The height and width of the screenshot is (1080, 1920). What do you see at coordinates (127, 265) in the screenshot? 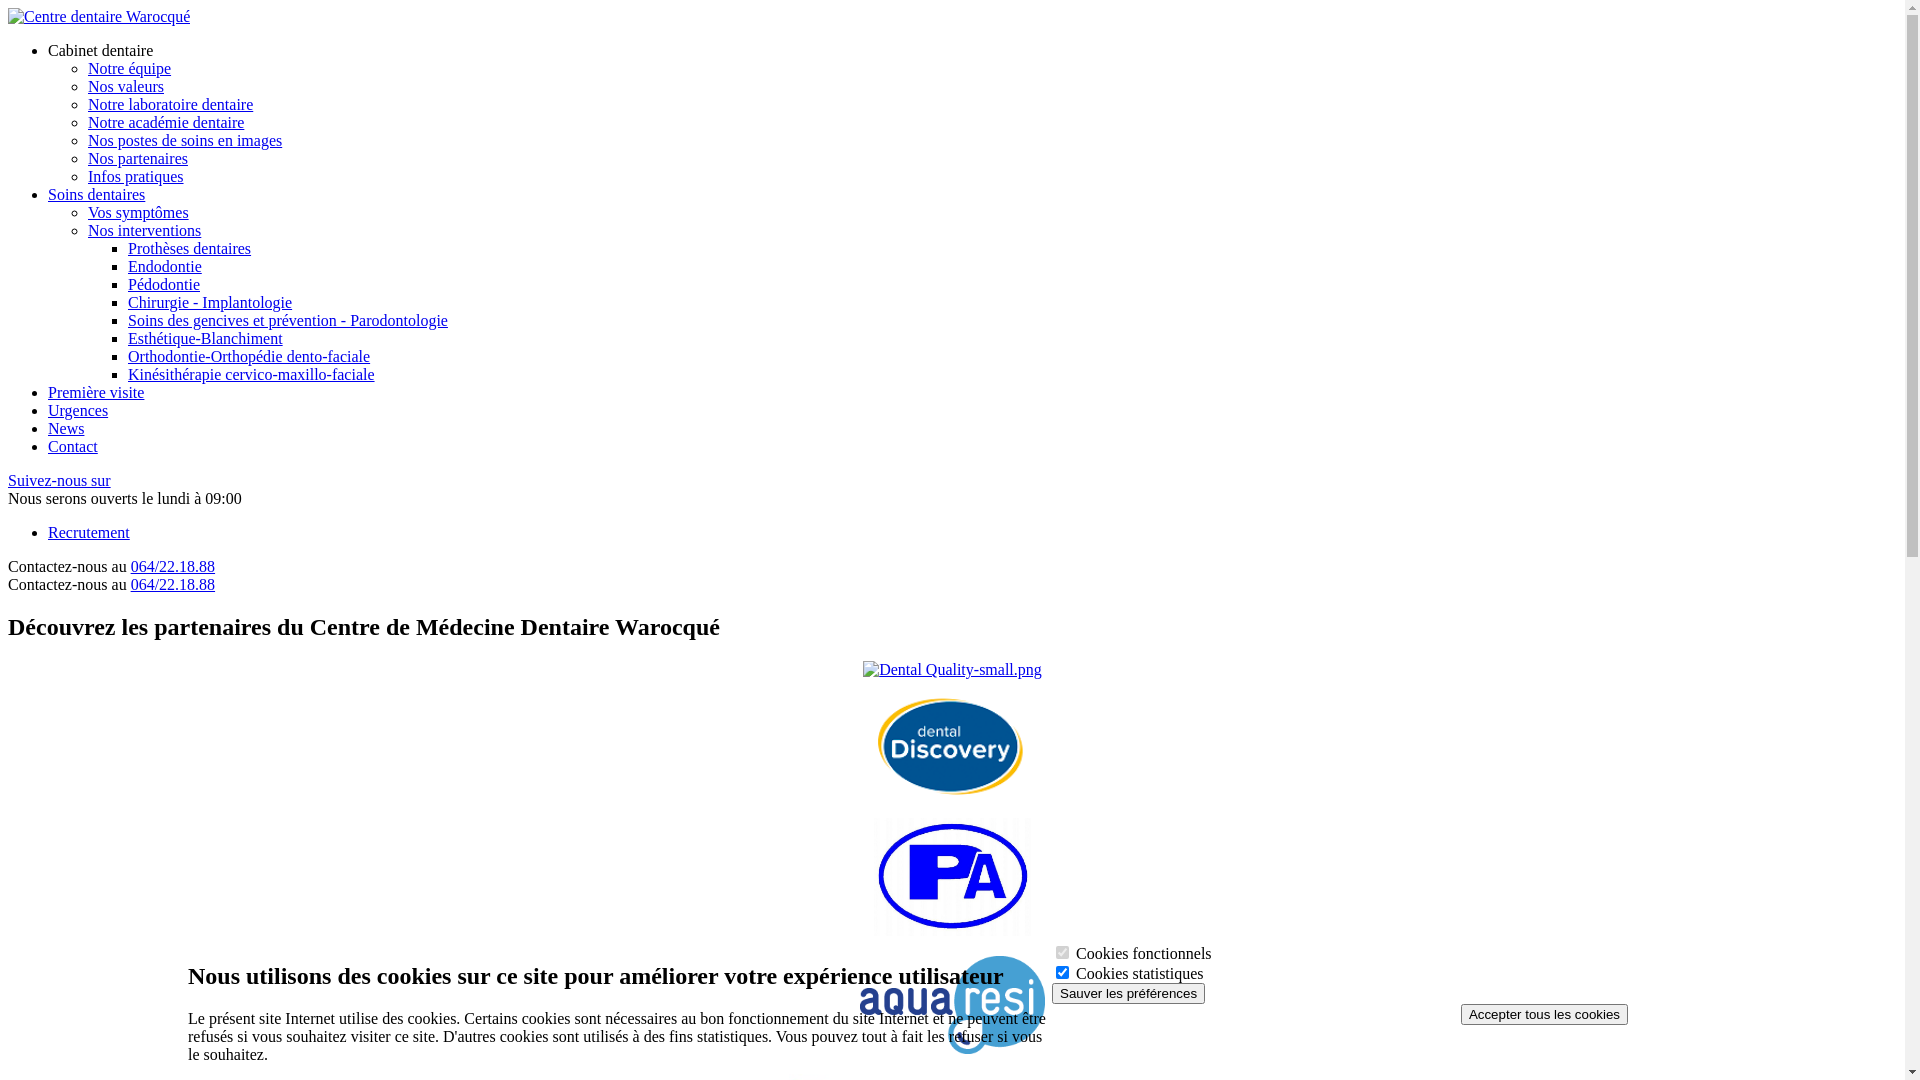
I see `'Endodontie'` at bounding box center [127, 265].